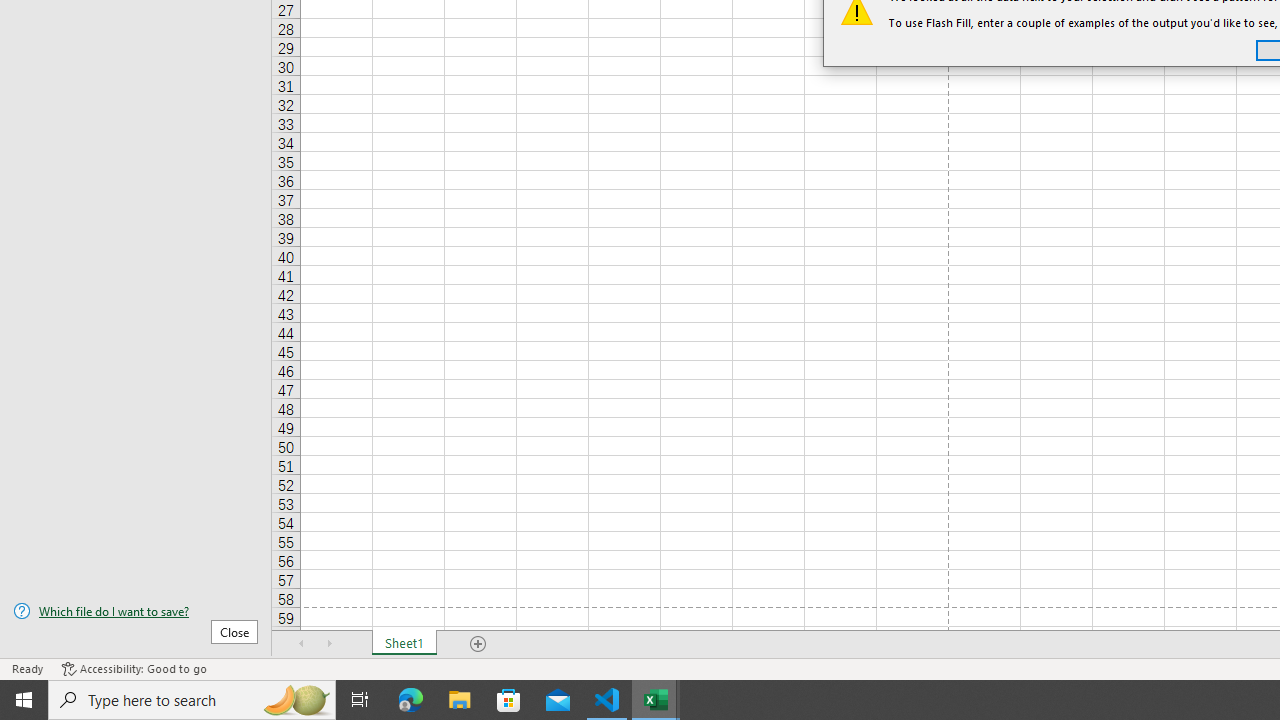  What do you see at coordinates (410, 698) in the screenshot?
I see `'Microsoft Edge'` at bounding box center [410, 698].